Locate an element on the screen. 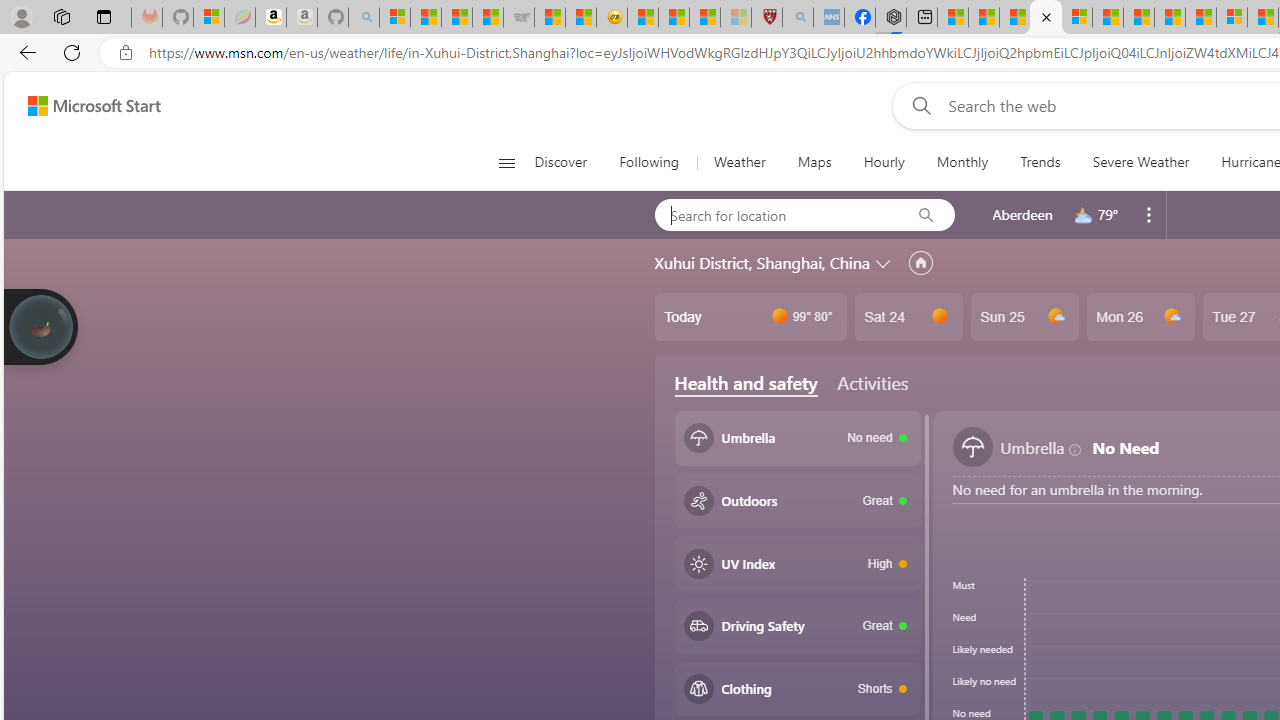 This screenshot has height=720, width=1280. 'Severe Weather' is located at coordinates (1141, 162).